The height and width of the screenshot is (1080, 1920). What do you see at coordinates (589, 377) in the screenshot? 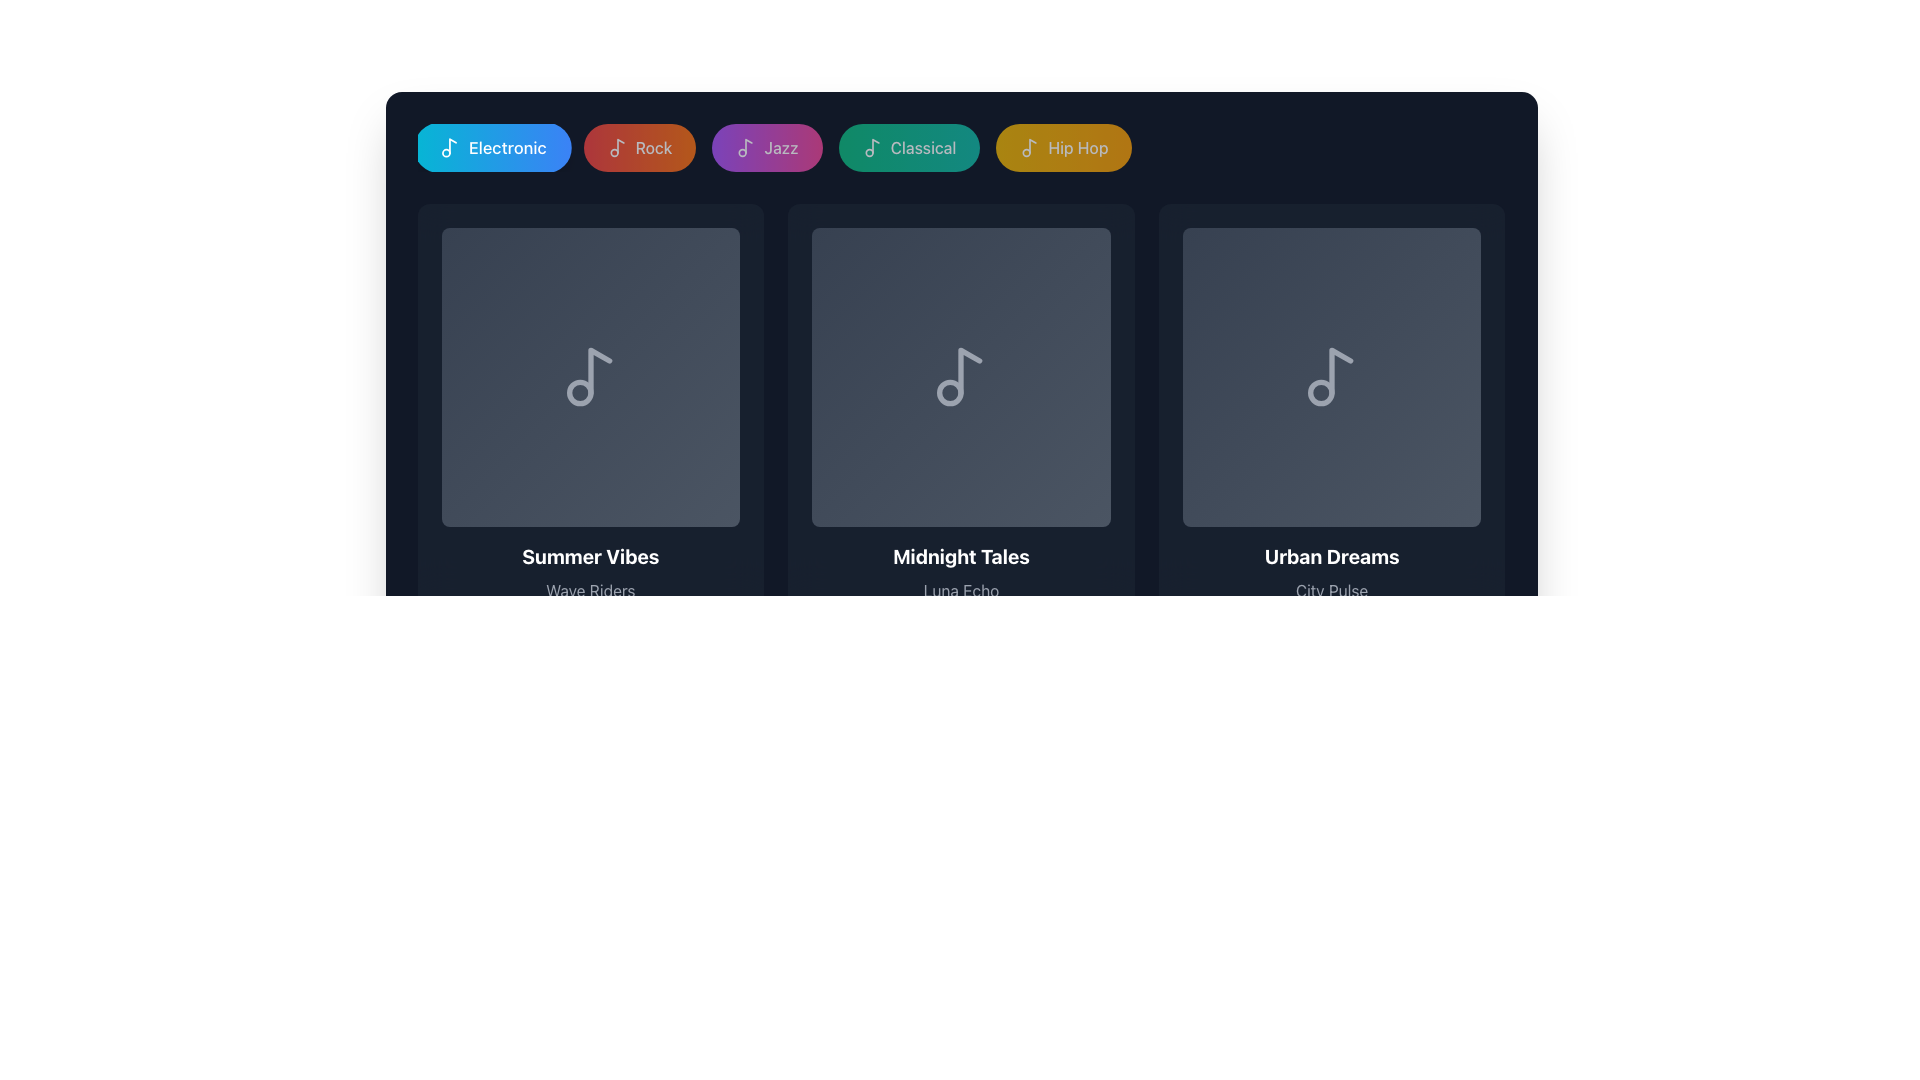
I see `the music-related icon located in the middle of the leftmost card` at bounding box center [589, 377].